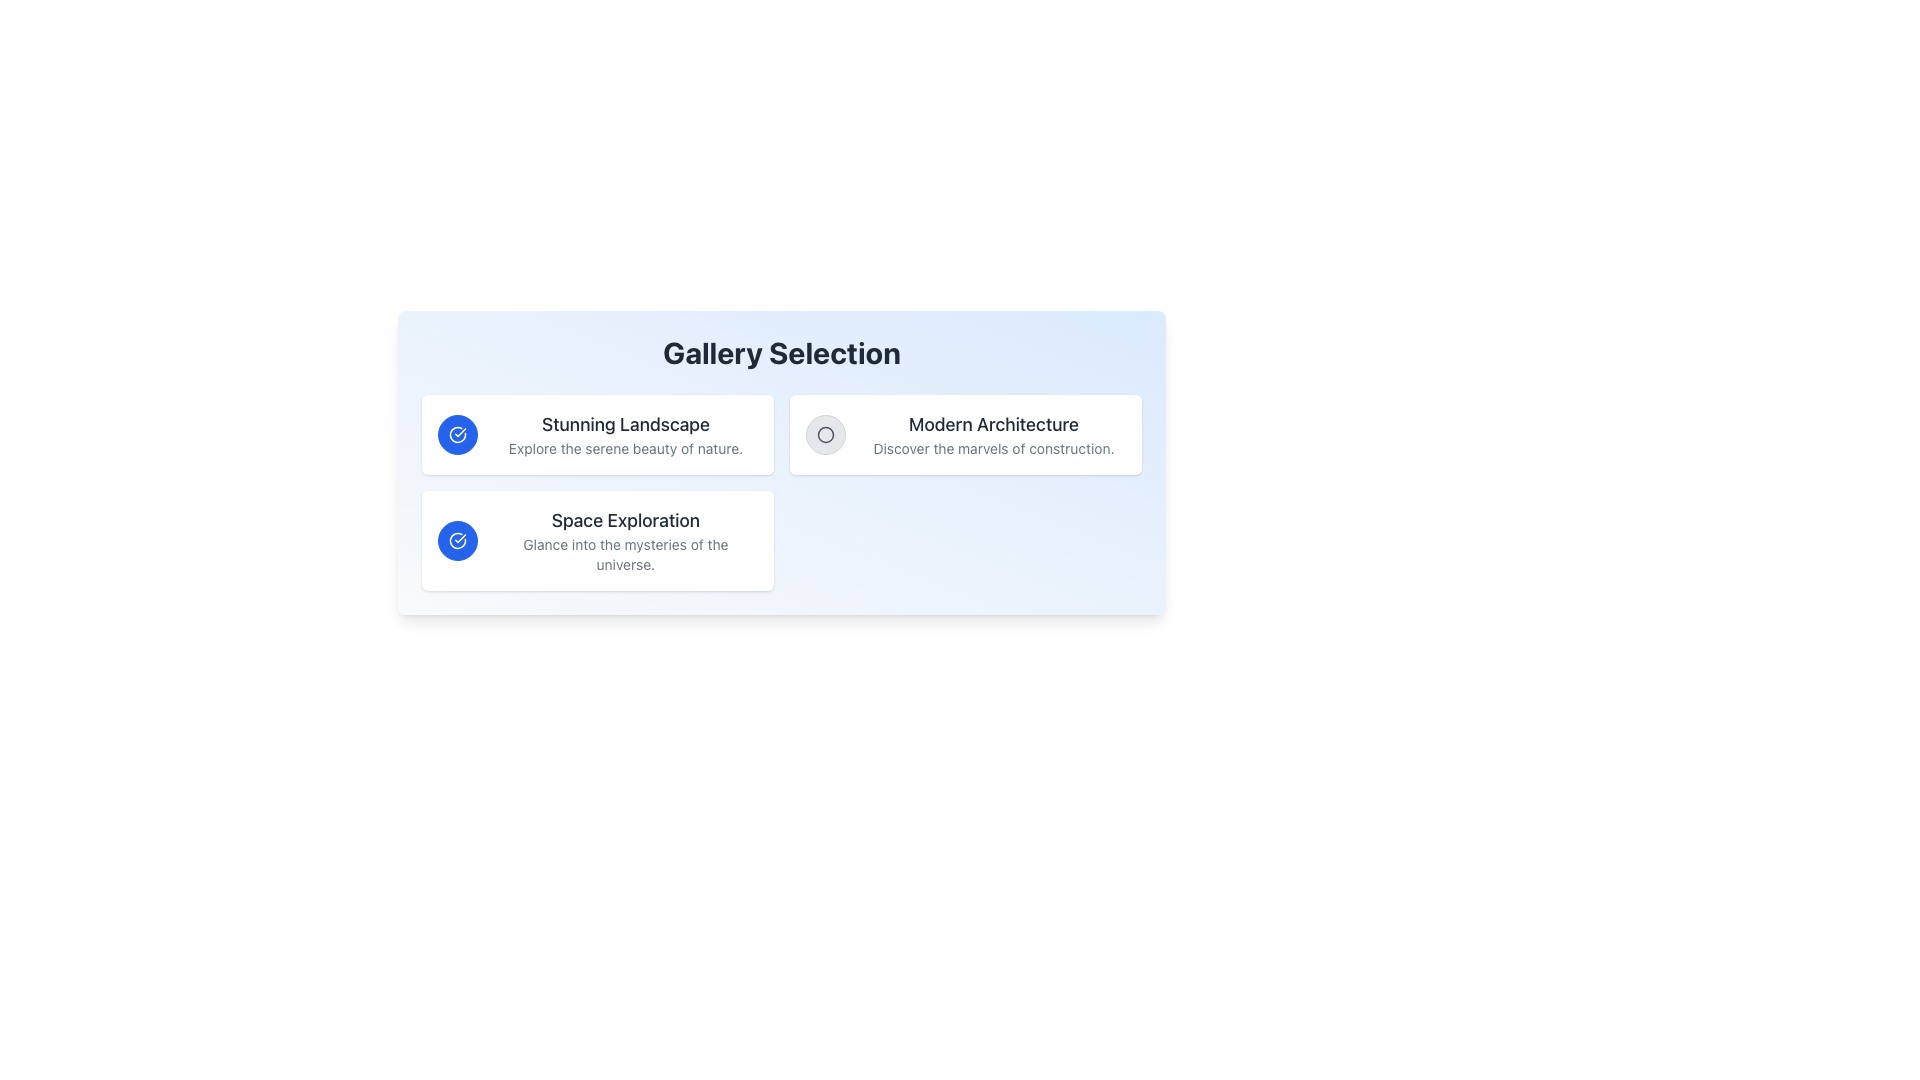 The width and height of the screenshot is (1920, 1080). Describe the element at coordinates (993, 423) in the screenshot. I see `the Text Label titled 'Modern Architecture' located in the upper part of the right-hand selection panel` at that location.